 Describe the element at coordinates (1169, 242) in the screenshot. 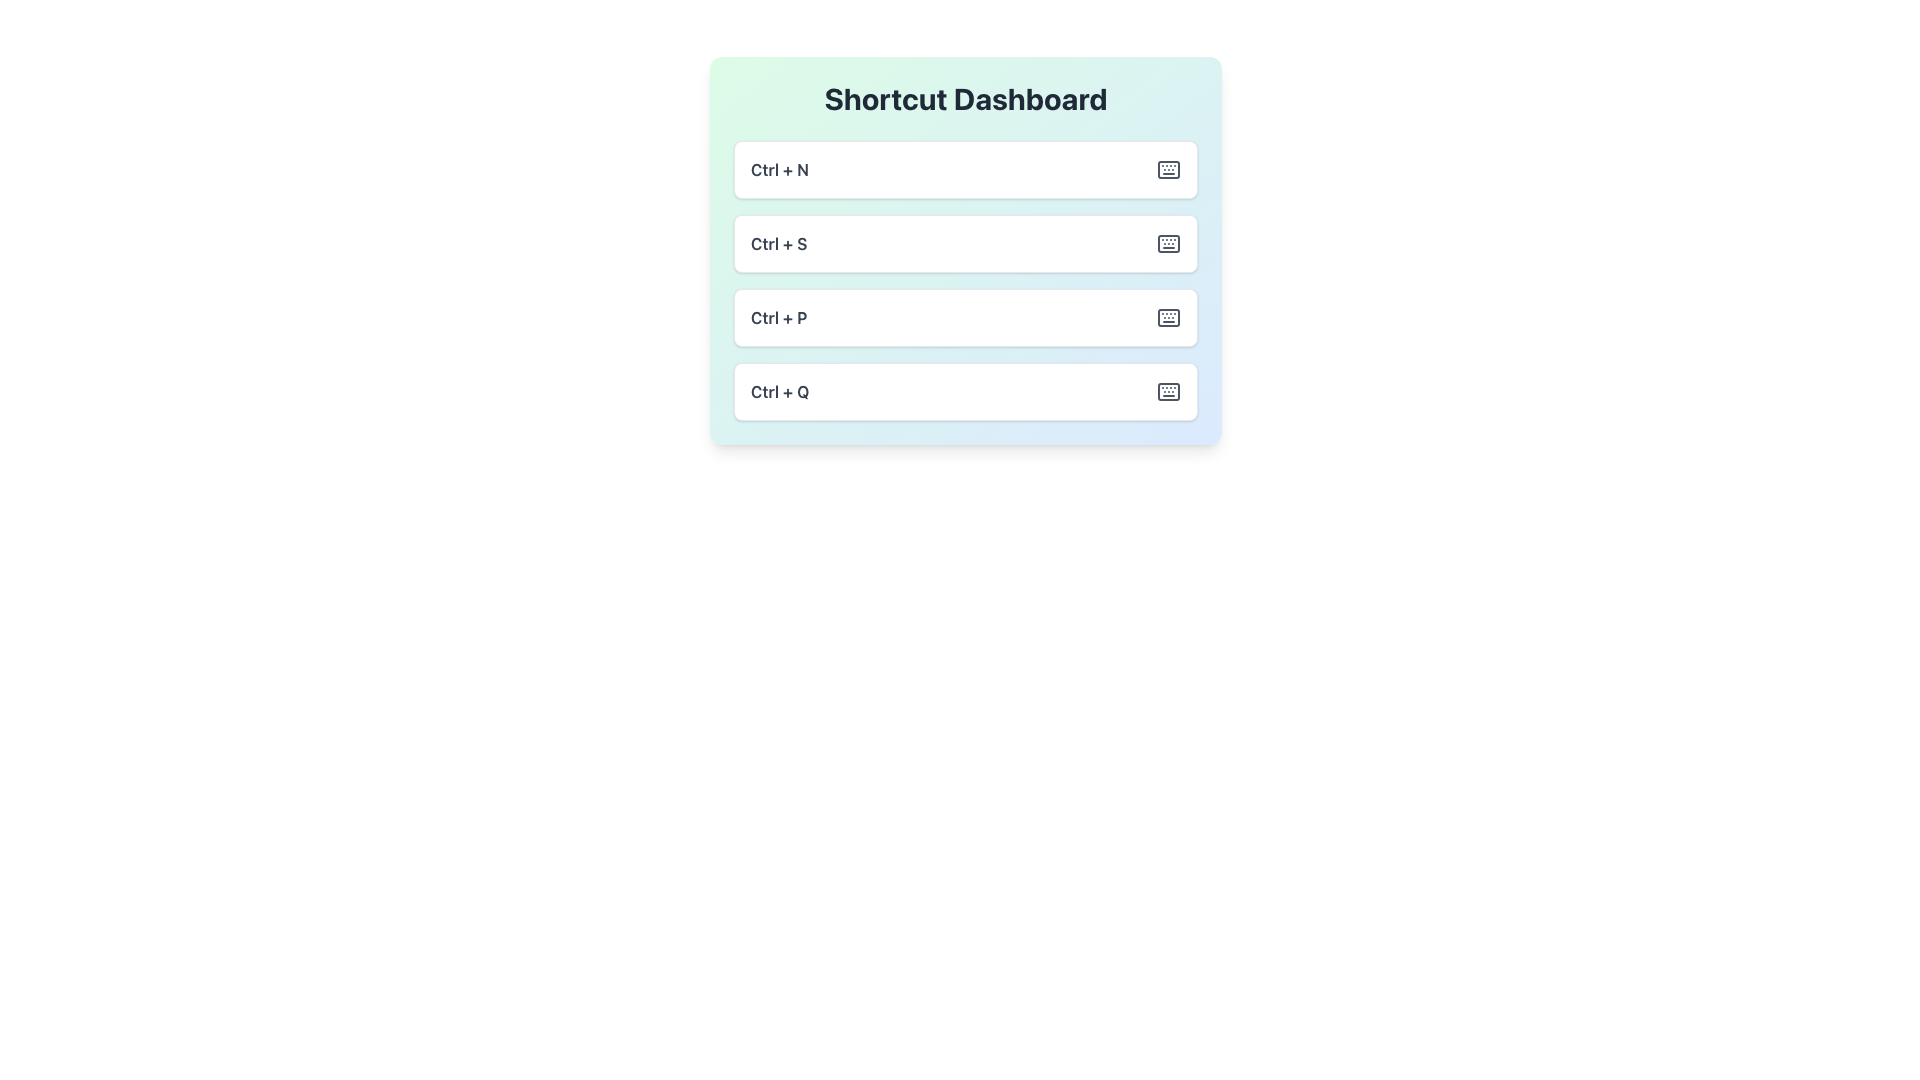

I see `the second keycap icon from the top in the shortcut list, located in the rightmost area of its row, which visually represents a keyboard input for the associated shortcut action` at that location.